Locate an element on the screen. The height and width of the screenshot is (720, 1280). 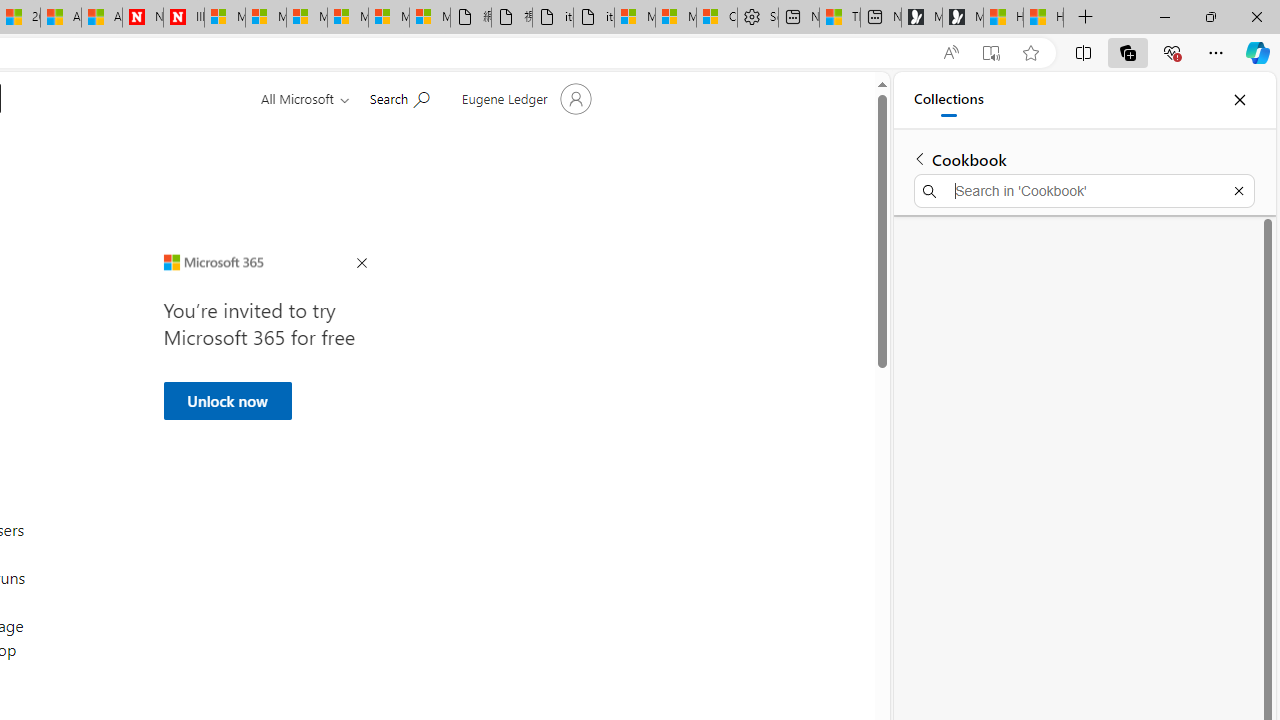
'Search for help' is located at coordinates (399, 97).